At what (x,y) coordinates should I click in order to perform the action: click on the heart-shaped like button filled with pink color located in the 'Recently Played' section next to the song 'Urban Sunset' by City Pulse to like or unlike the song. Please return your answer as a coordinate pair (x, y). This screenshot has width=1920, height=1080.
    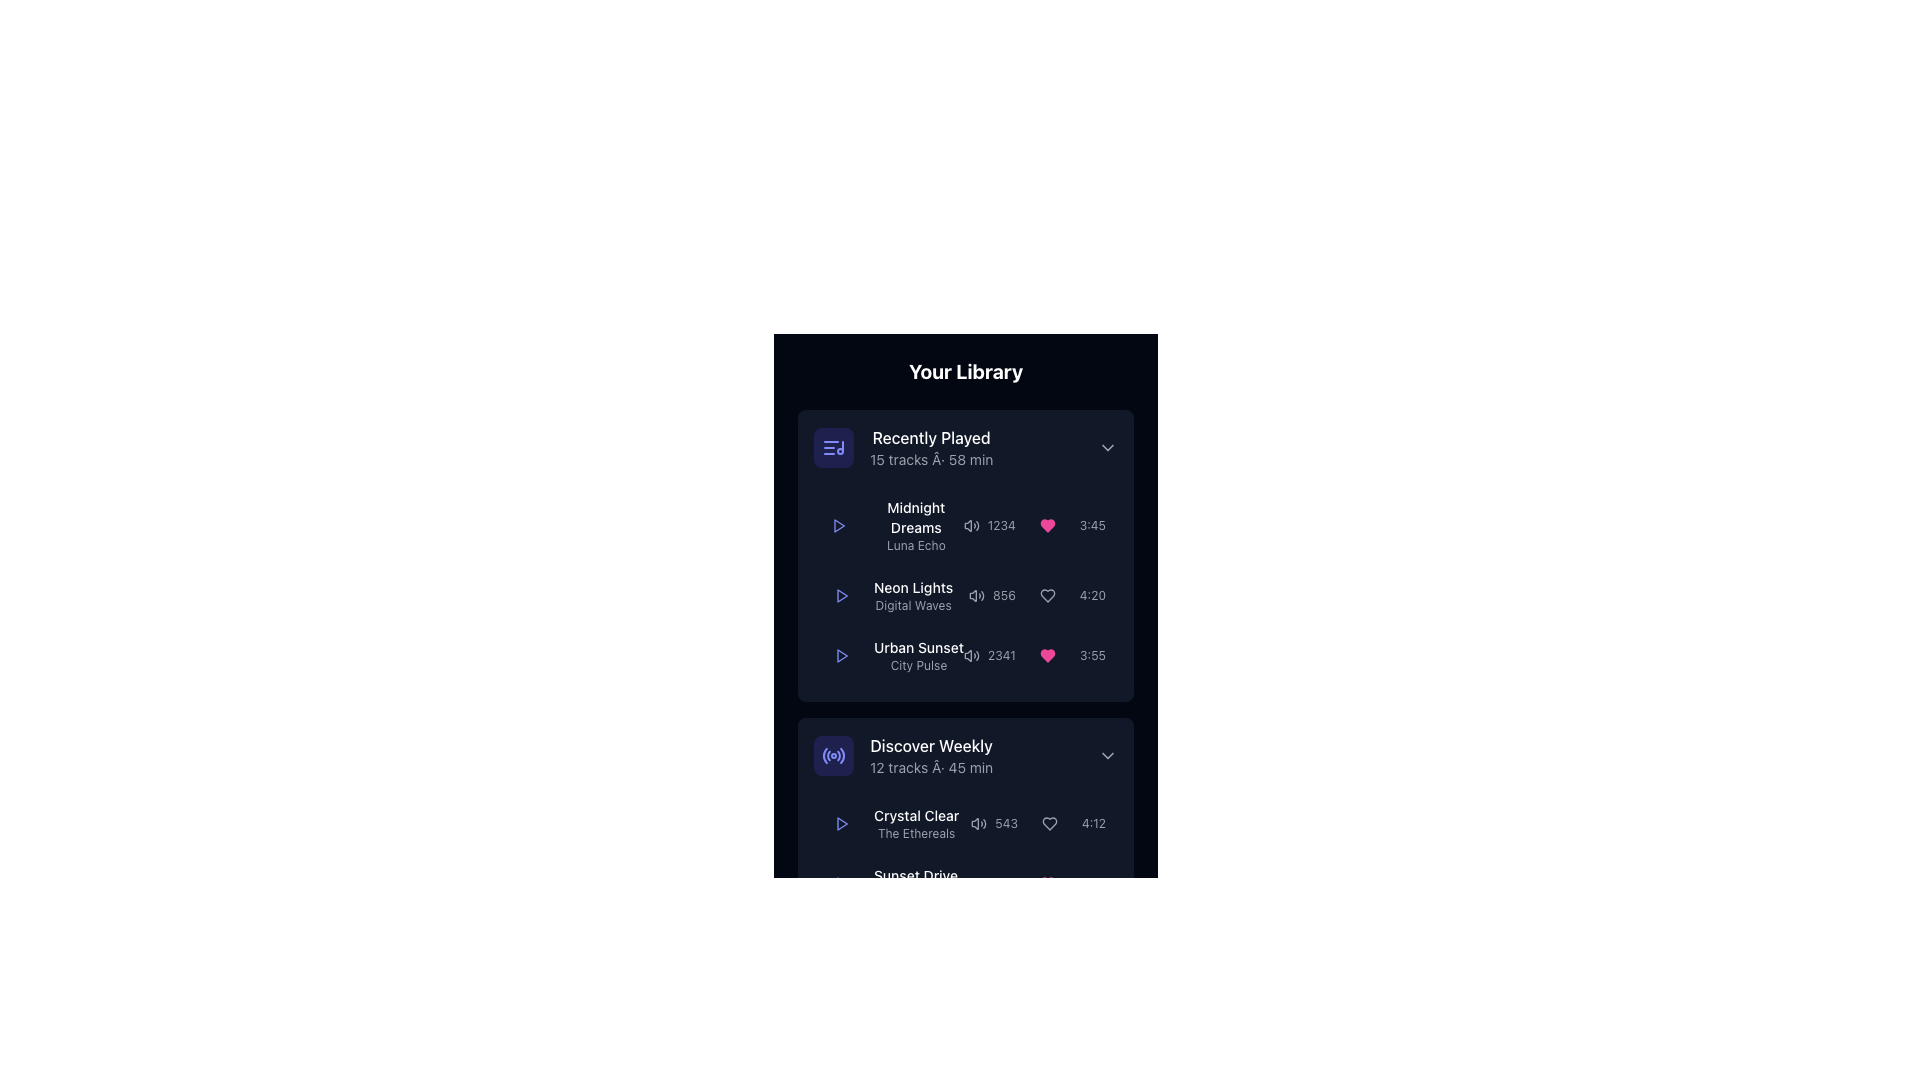
    Looking at the image, I should click on (1046, 655).